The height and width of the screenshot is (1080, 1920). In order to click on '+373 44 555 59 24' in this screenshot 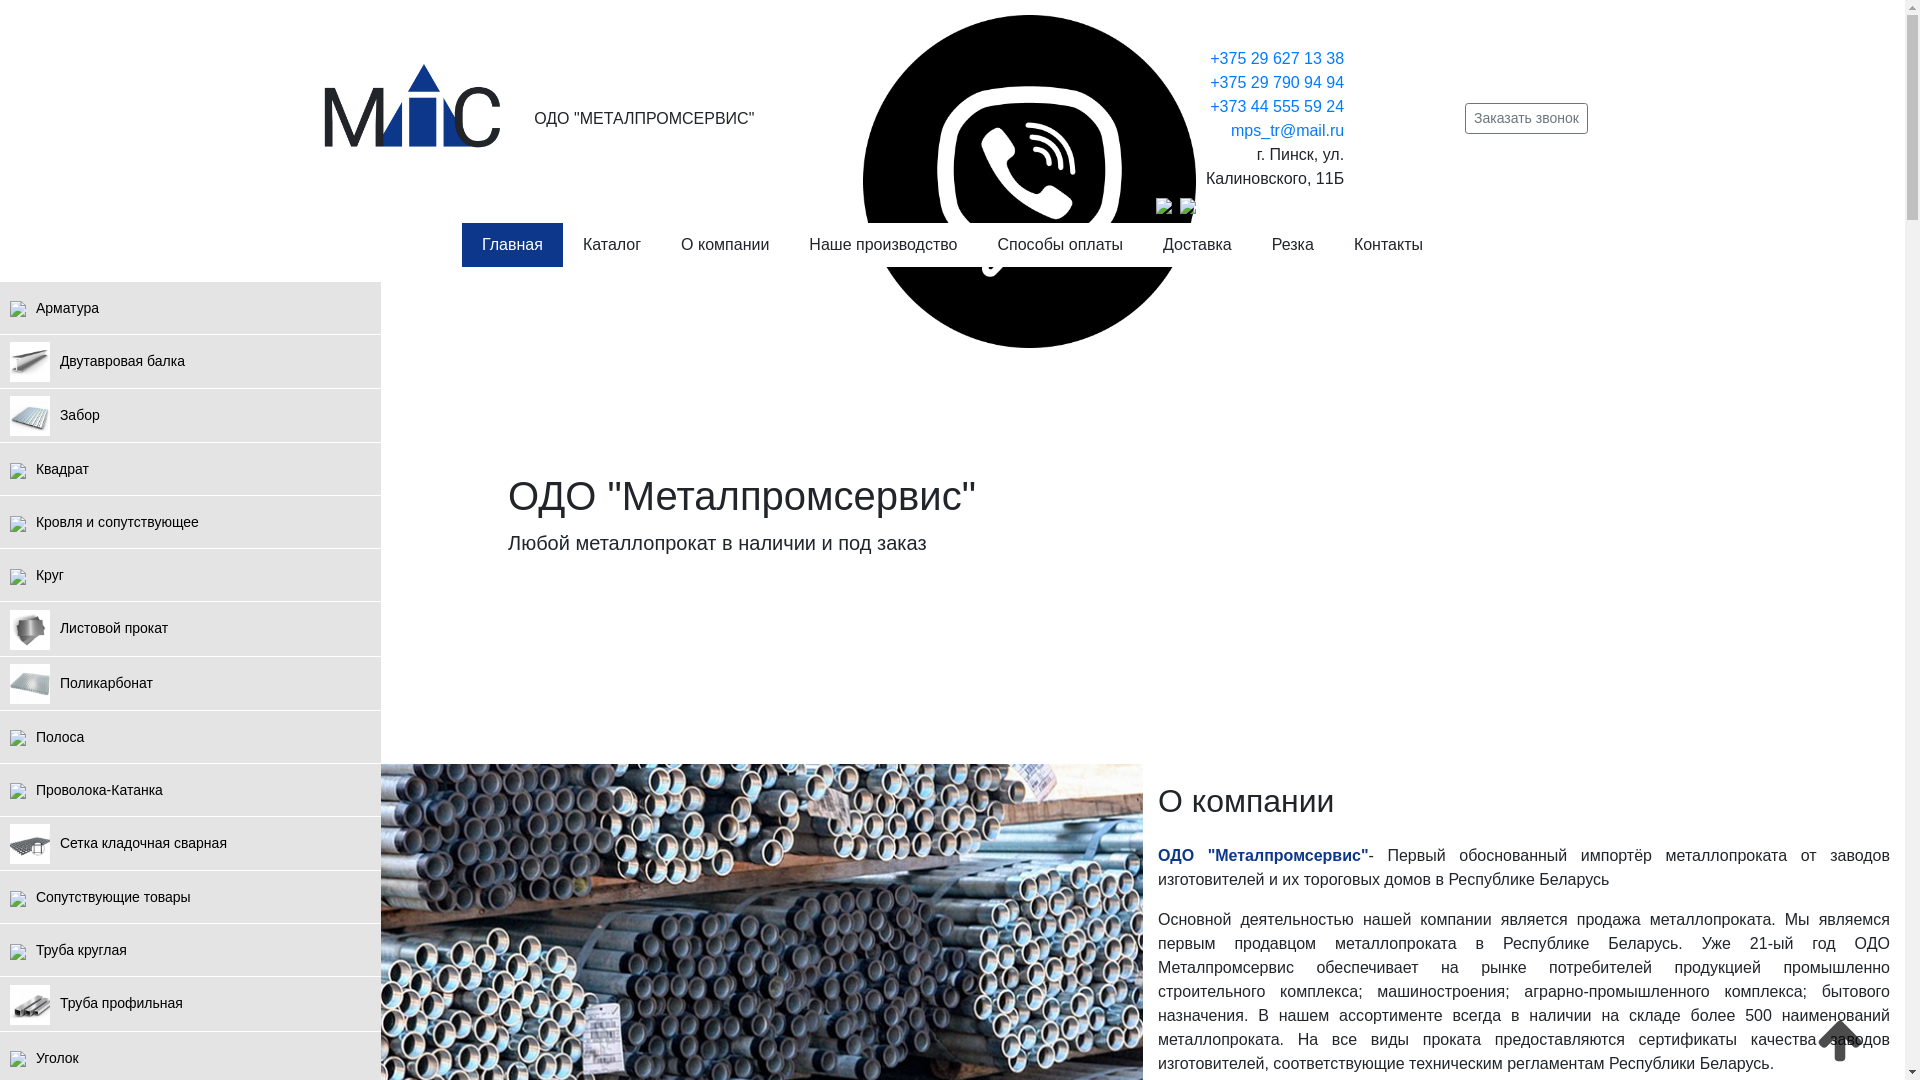, I will do `click(1208, 106)`.